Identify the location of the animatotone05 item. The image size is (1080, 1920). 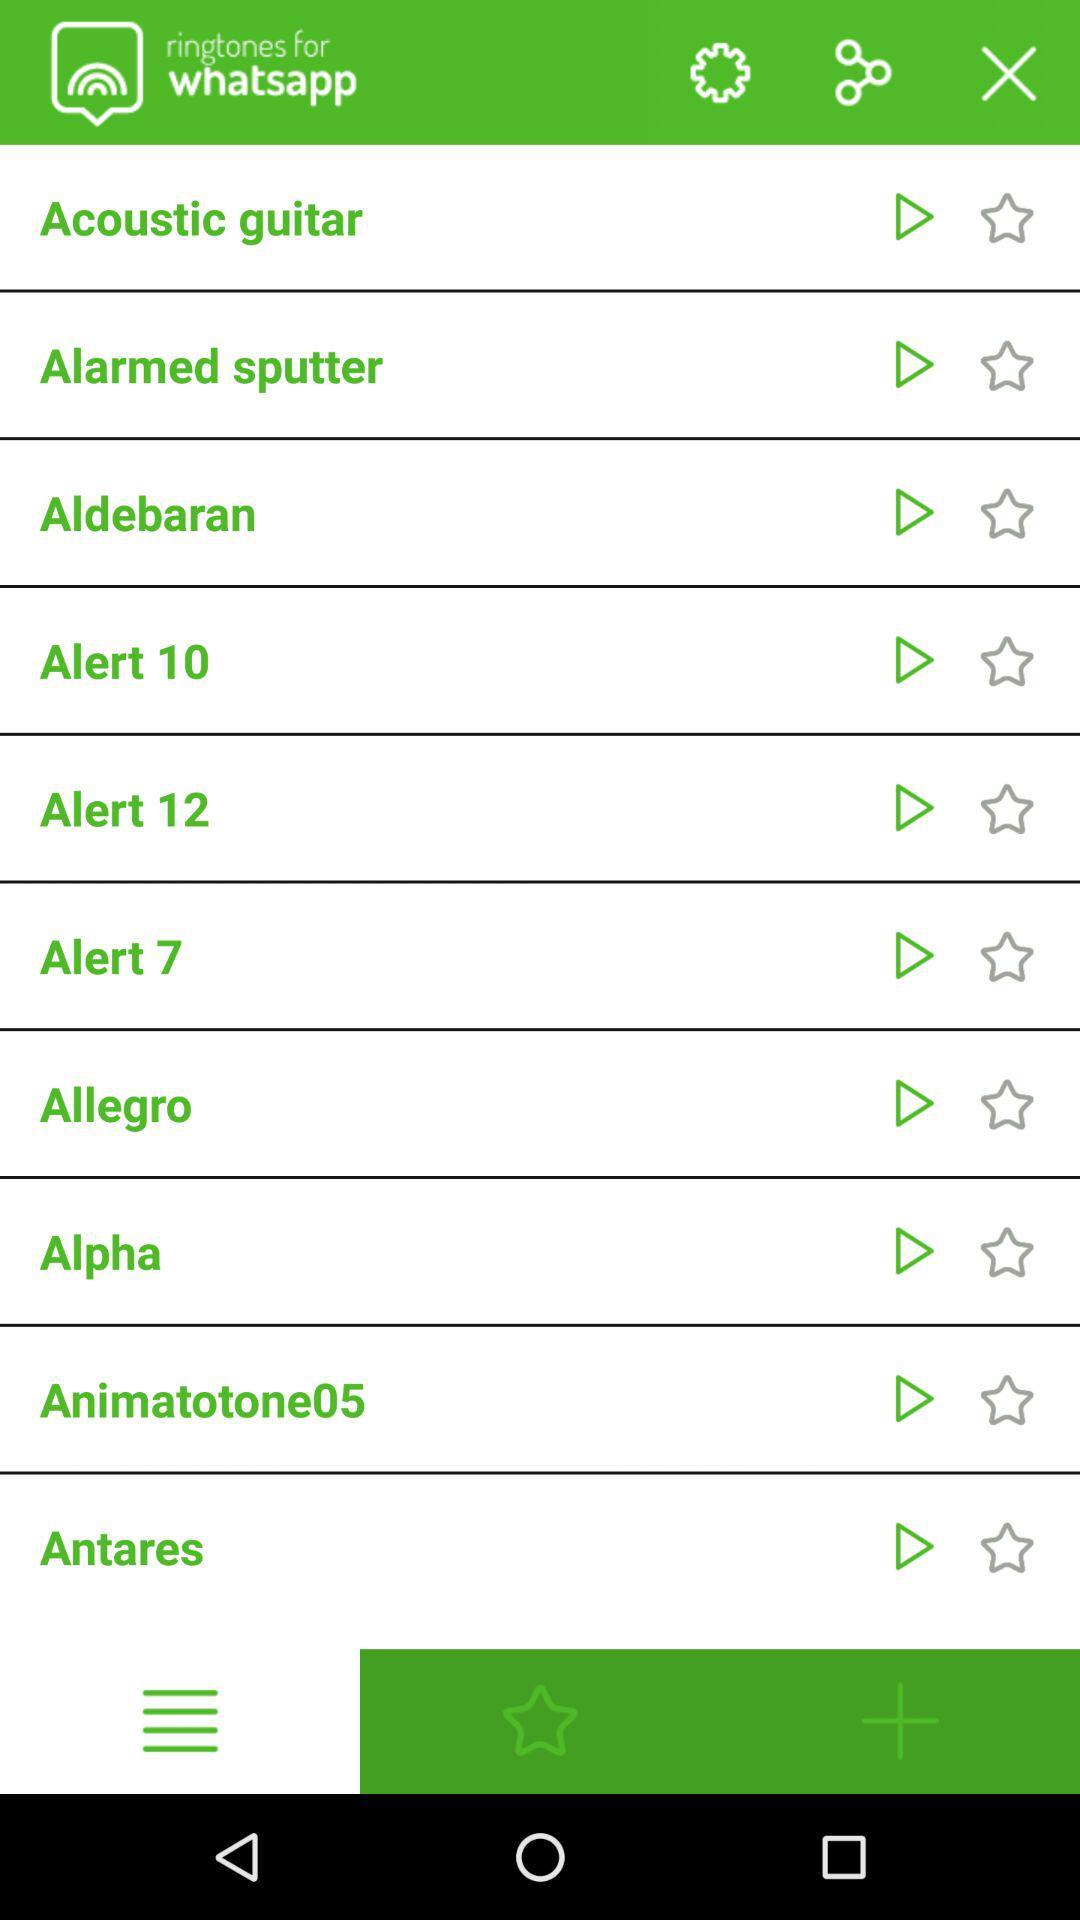
(454, 1398).